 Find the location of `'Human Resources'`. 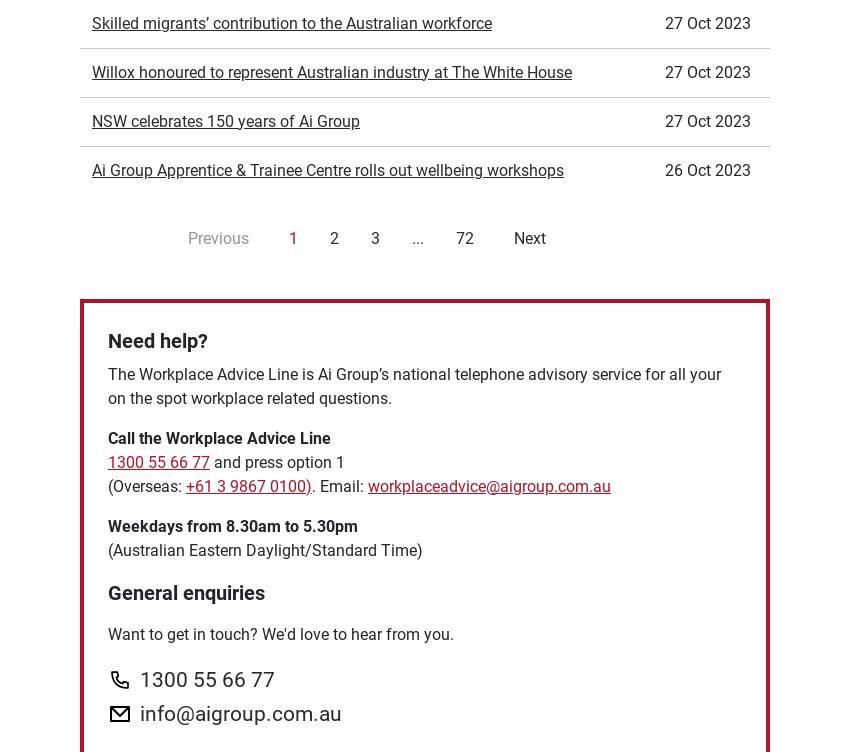

'Human Resources' is located at coordinates (384, 694).